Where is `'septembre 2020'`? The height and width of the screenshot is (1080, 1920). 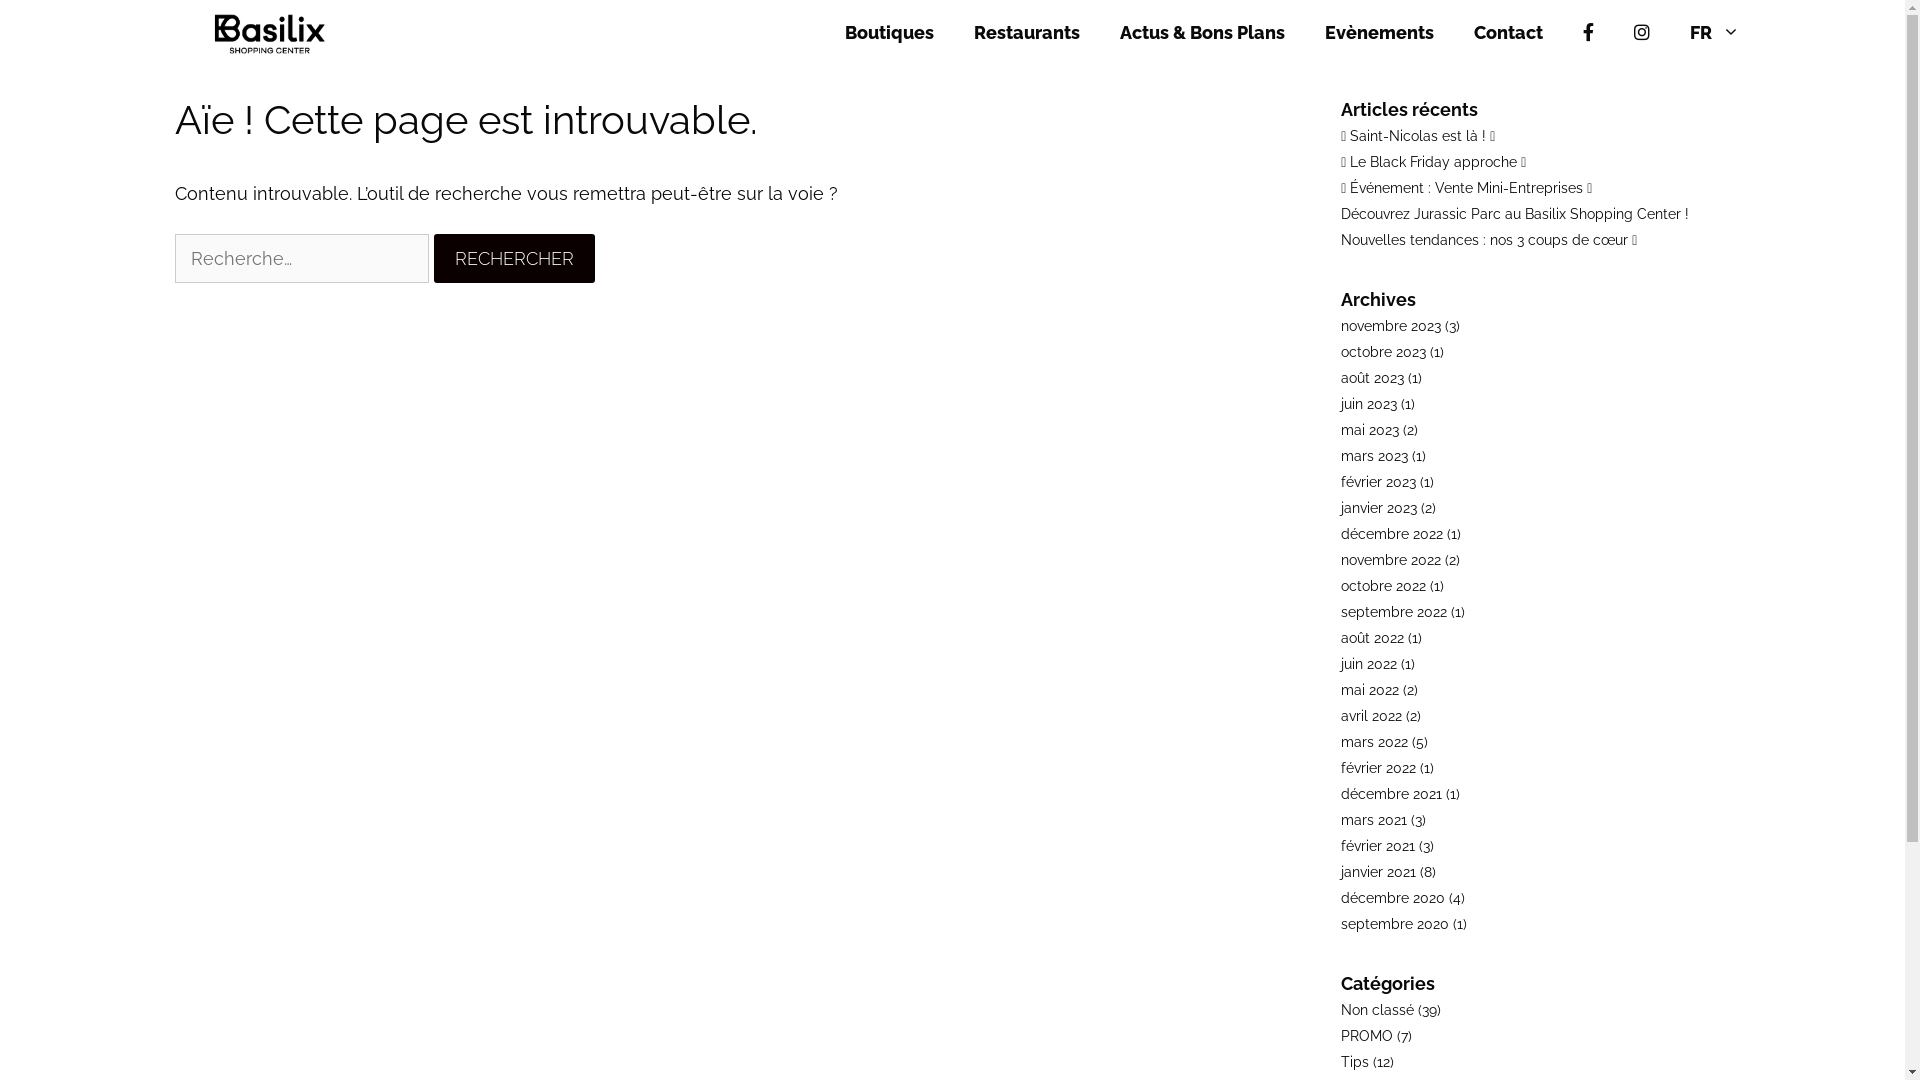 'septembre 2020' is located at coordinates (1394, 924).